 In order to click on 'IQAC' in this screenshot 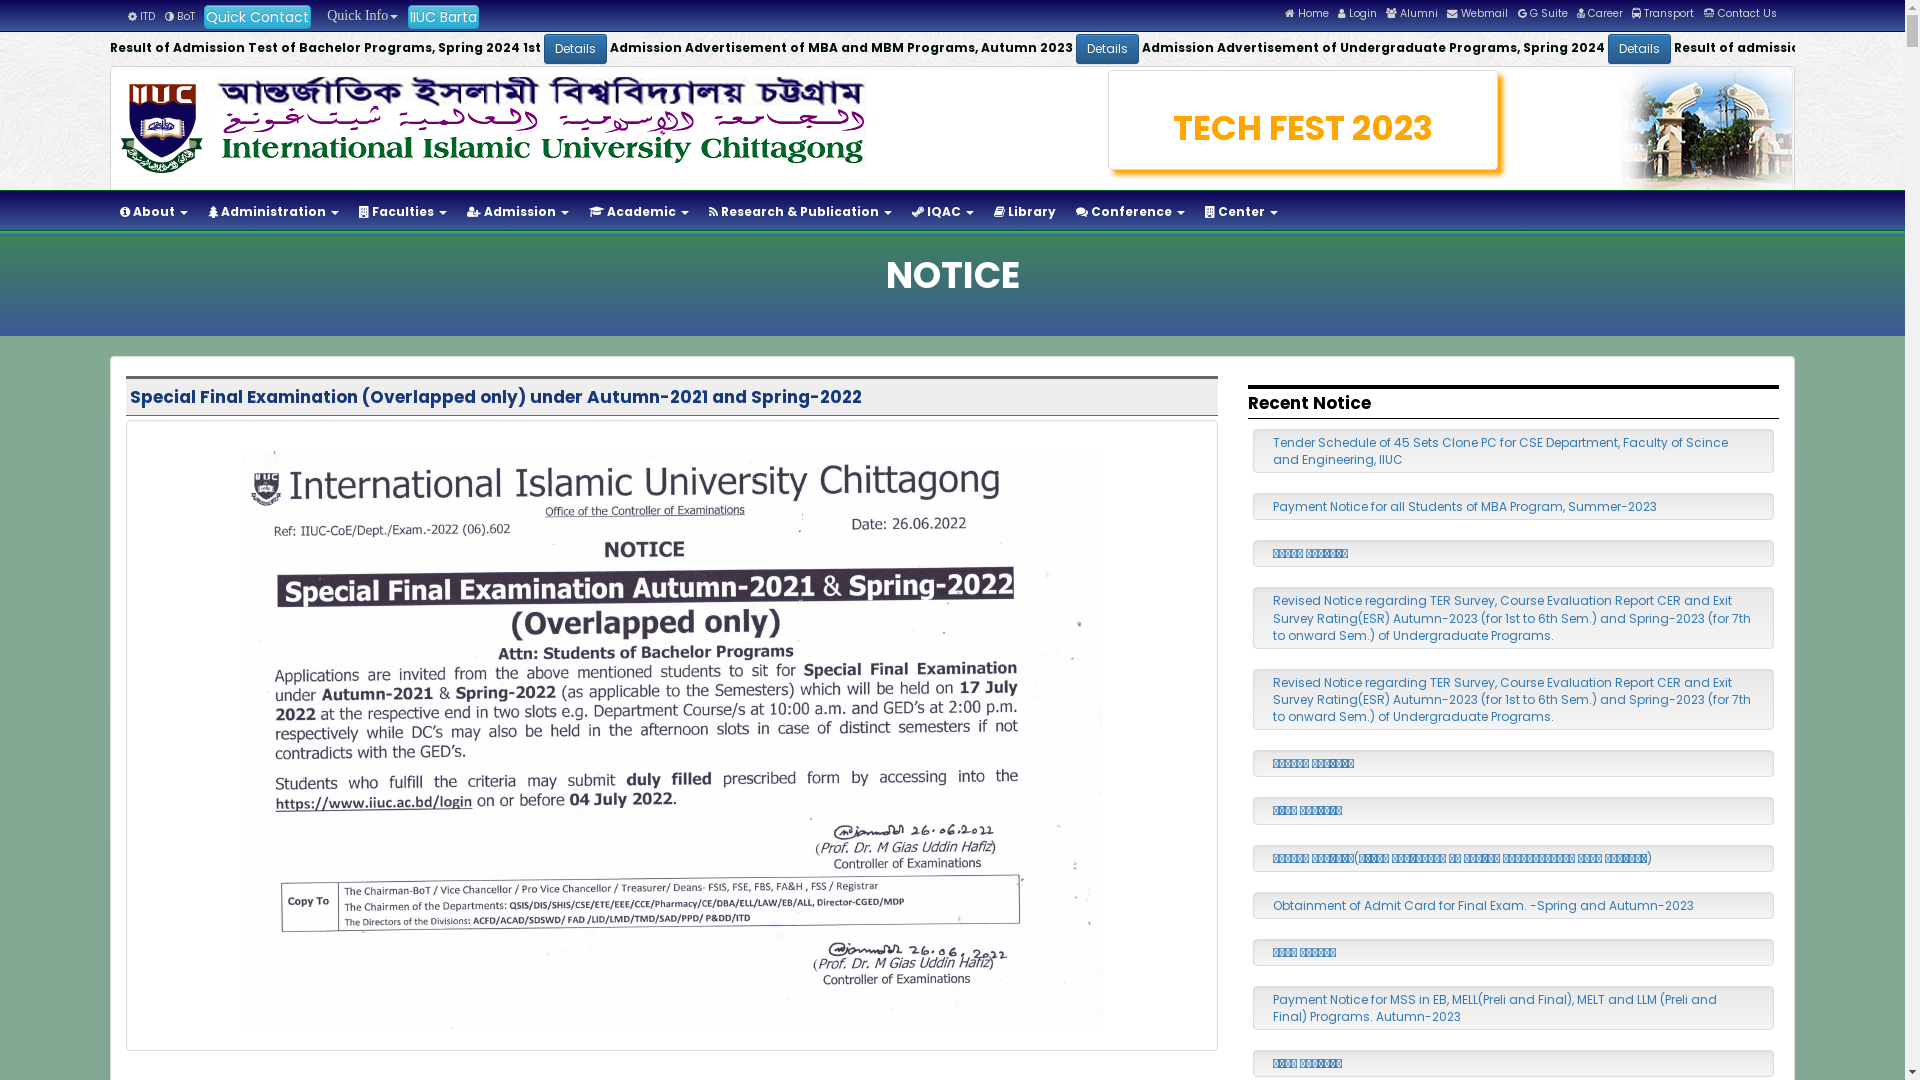, I will do `click(941, 212)`.